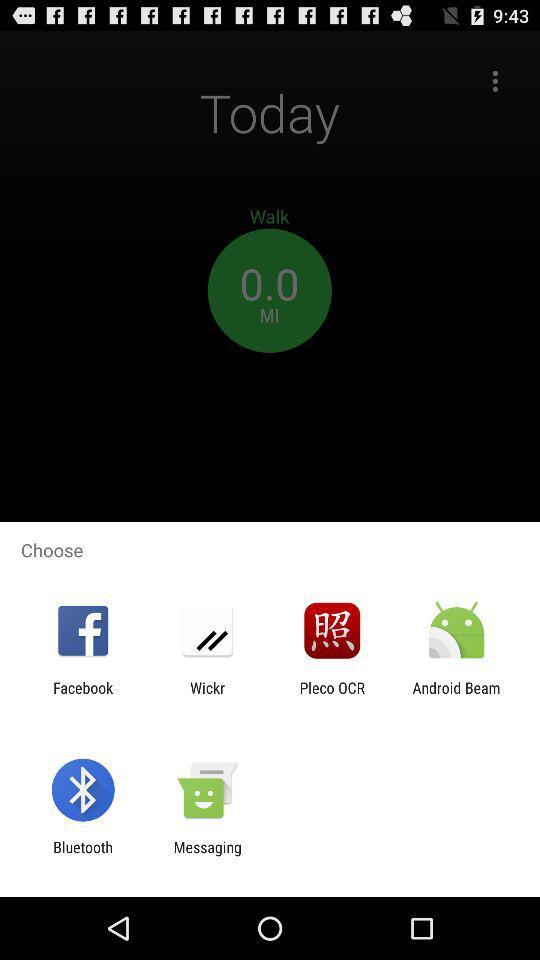  What do you see at coordinates (456, 696) in the screenshot?
I see `the item at the bottom right corner` at bounding box center [456, 696].